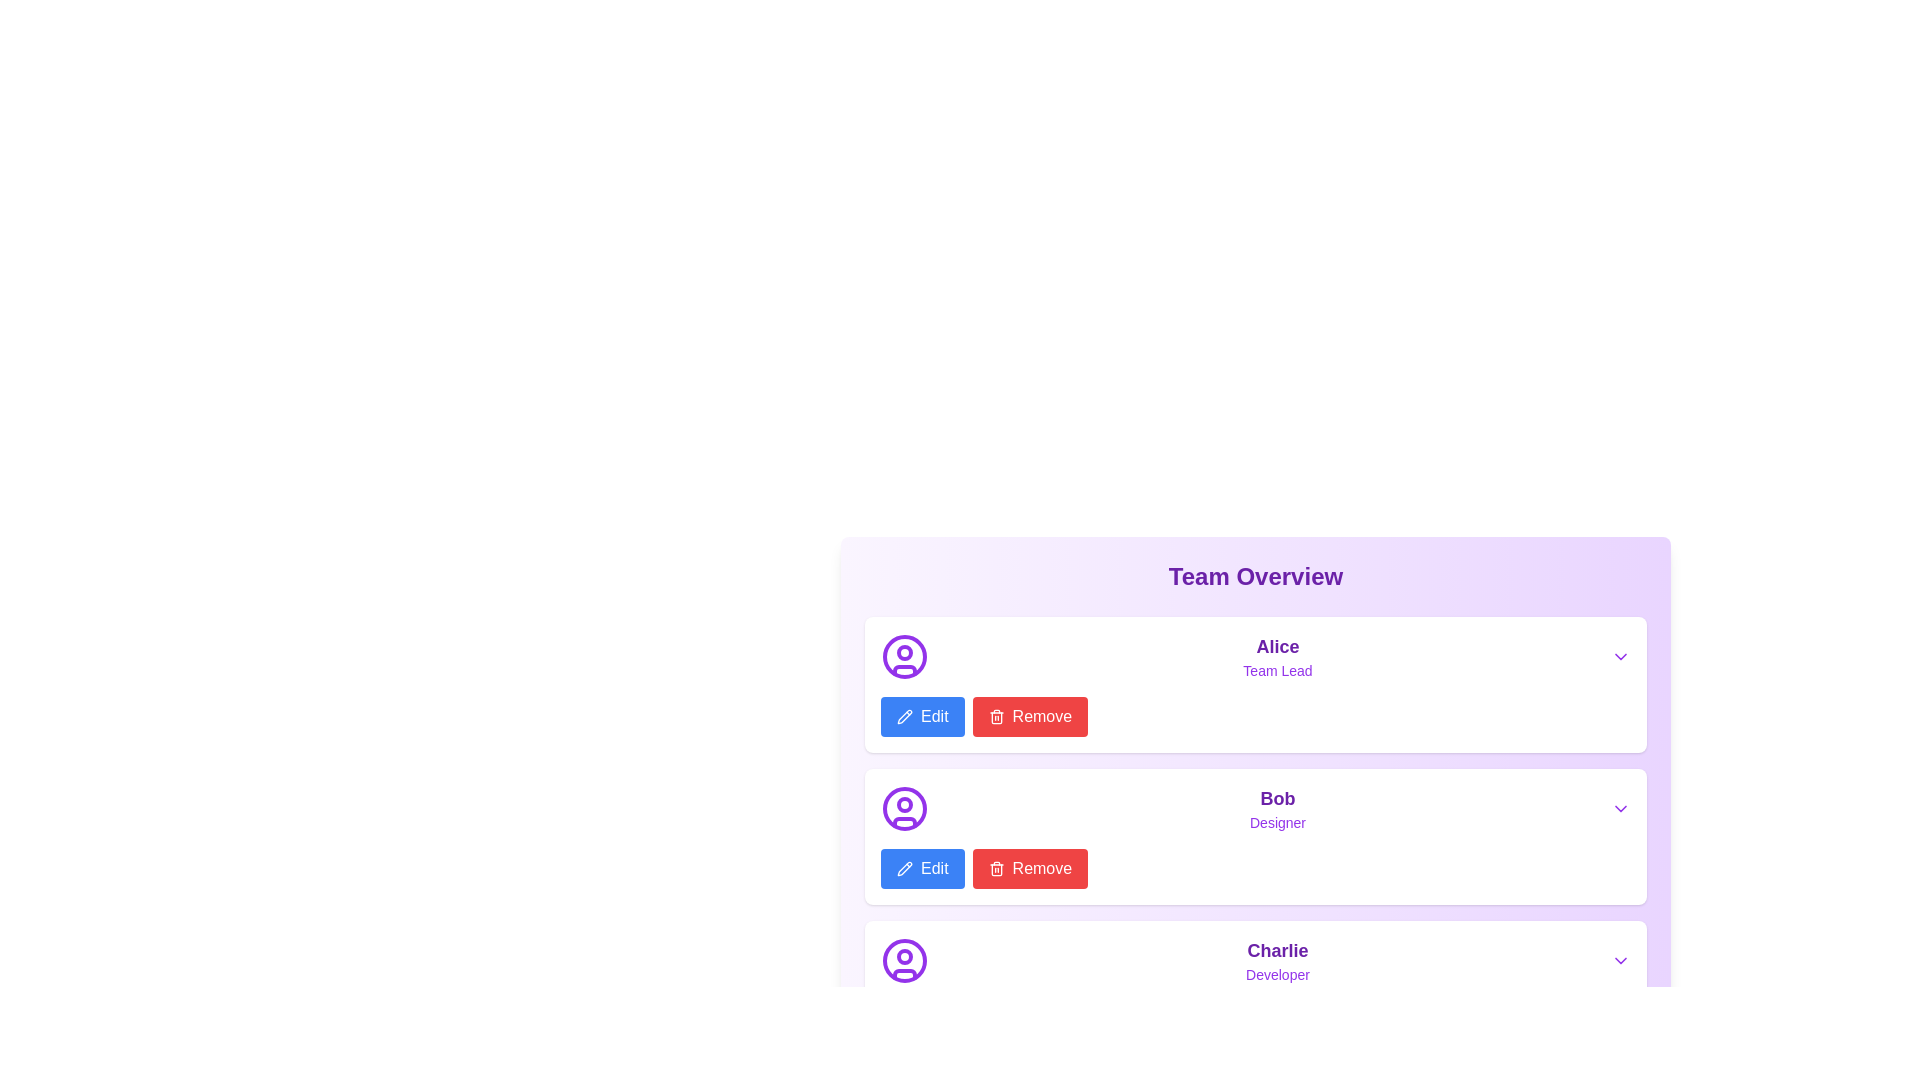  What do you see at coordinates (1621, 808) in the screenshot?
I see `the dropdown trigger icon located to the right of the text 'Bob Designer'` at bounding box center [1621, 808].